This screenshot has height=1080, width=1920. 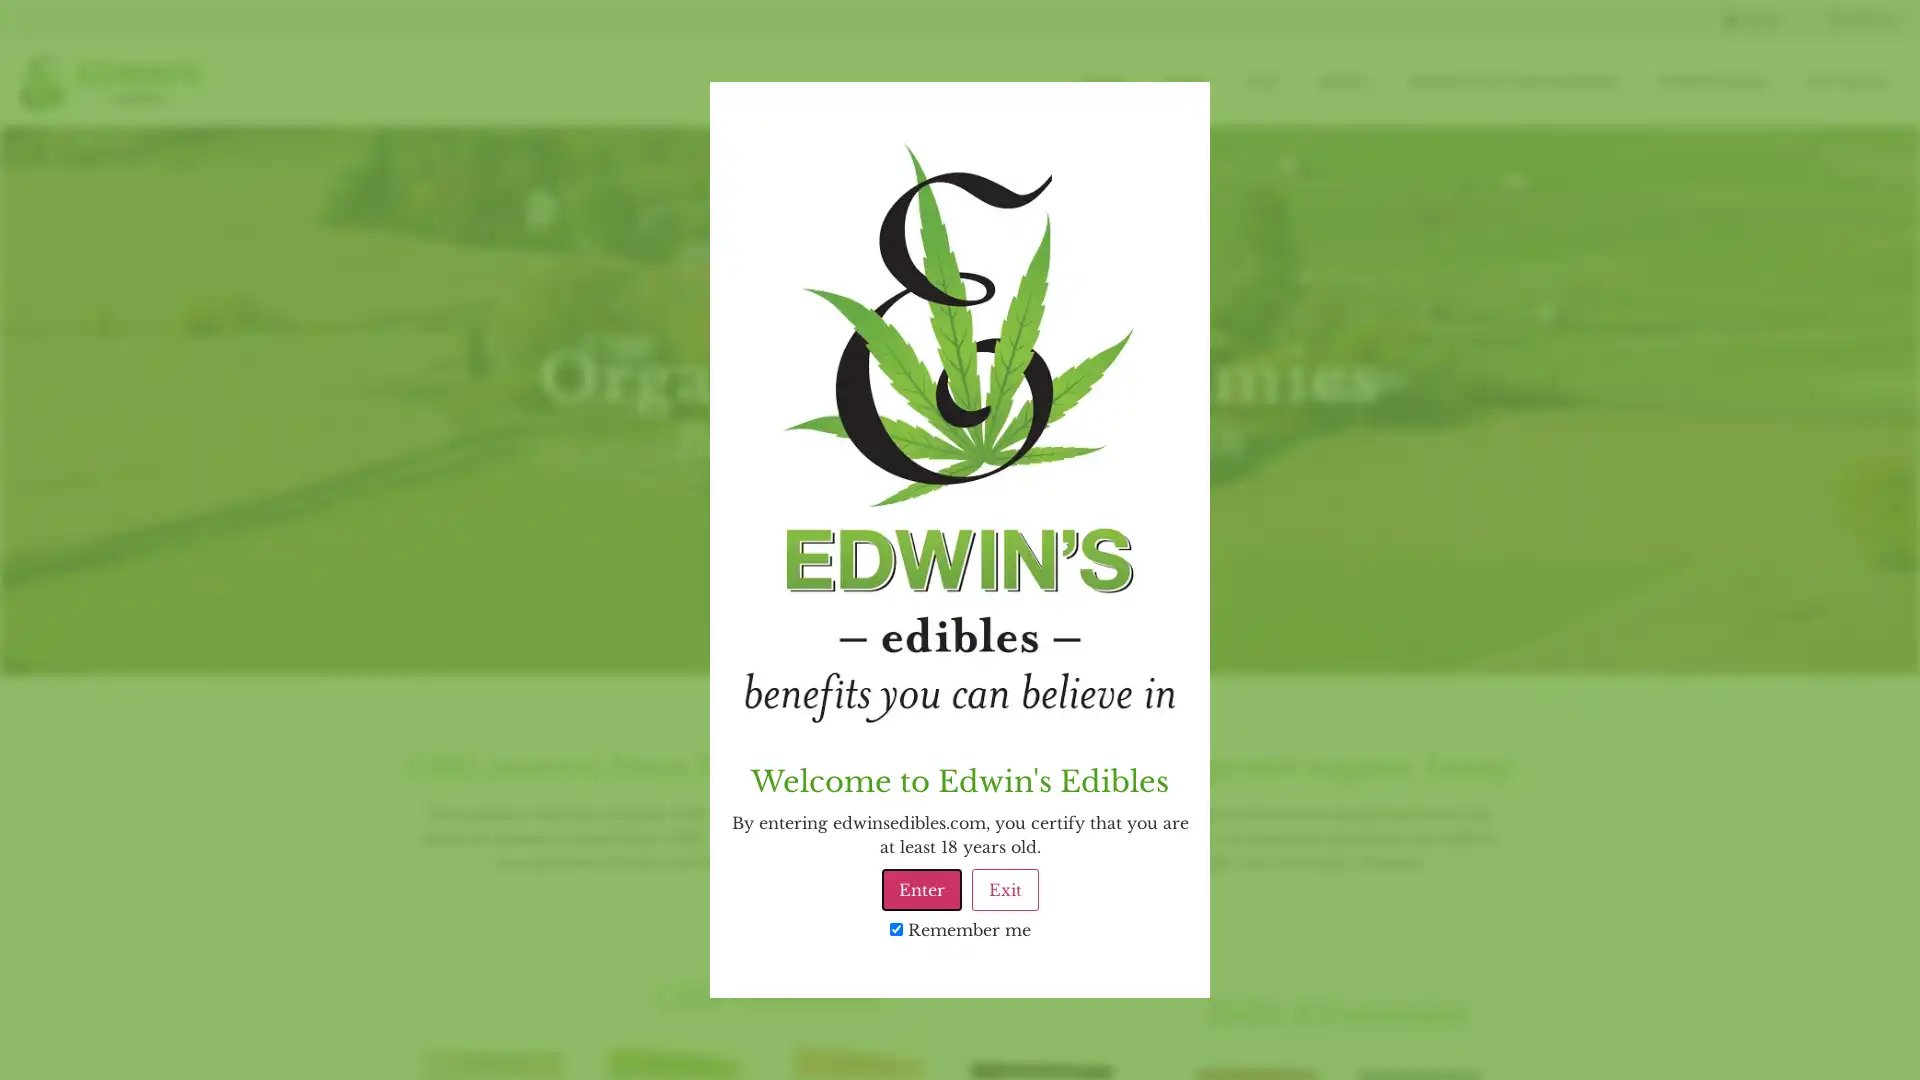 I want to click on Exit, so click(x=1004, y=889).